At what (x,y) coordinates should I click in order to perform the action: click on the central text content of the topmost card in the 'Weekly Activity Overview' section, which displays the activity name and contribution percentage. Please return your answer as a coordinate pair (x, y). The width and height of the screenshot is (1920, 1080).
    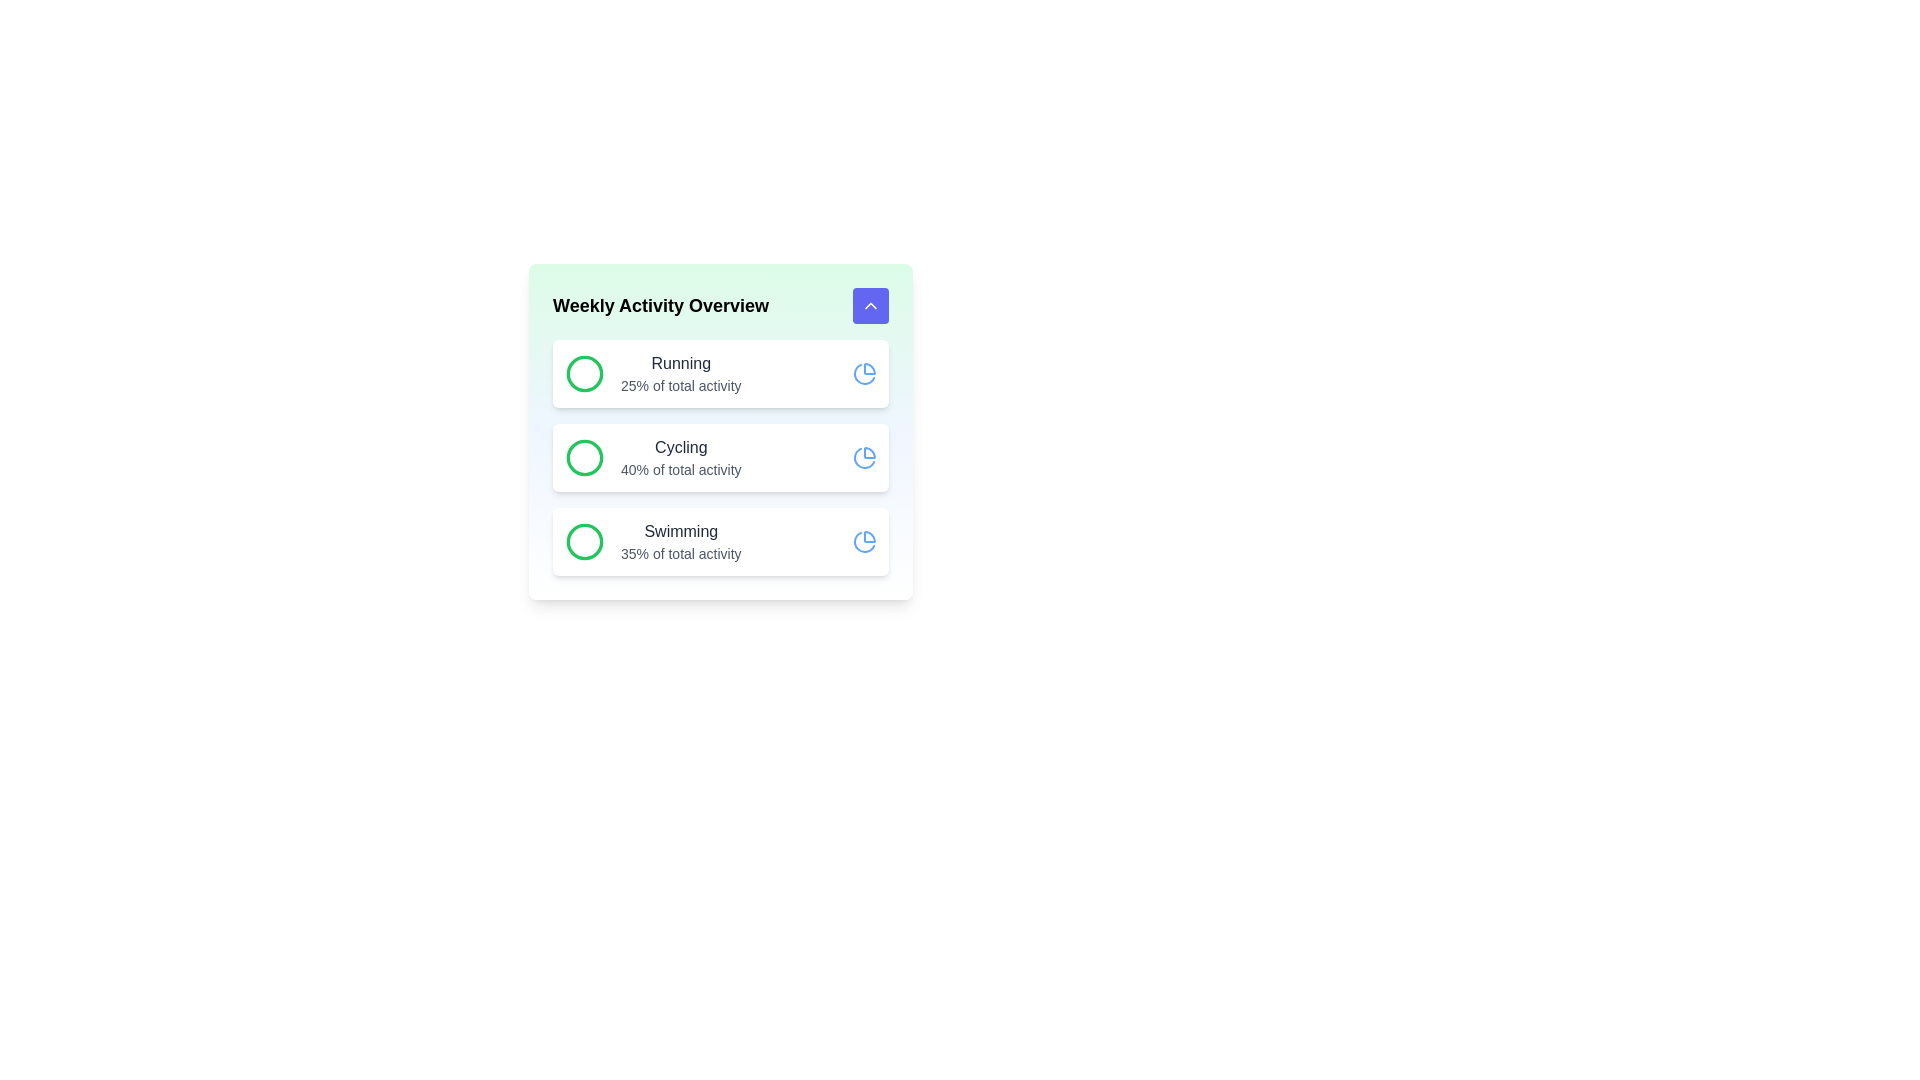
    Looking at the image, I should click on (681, 374).